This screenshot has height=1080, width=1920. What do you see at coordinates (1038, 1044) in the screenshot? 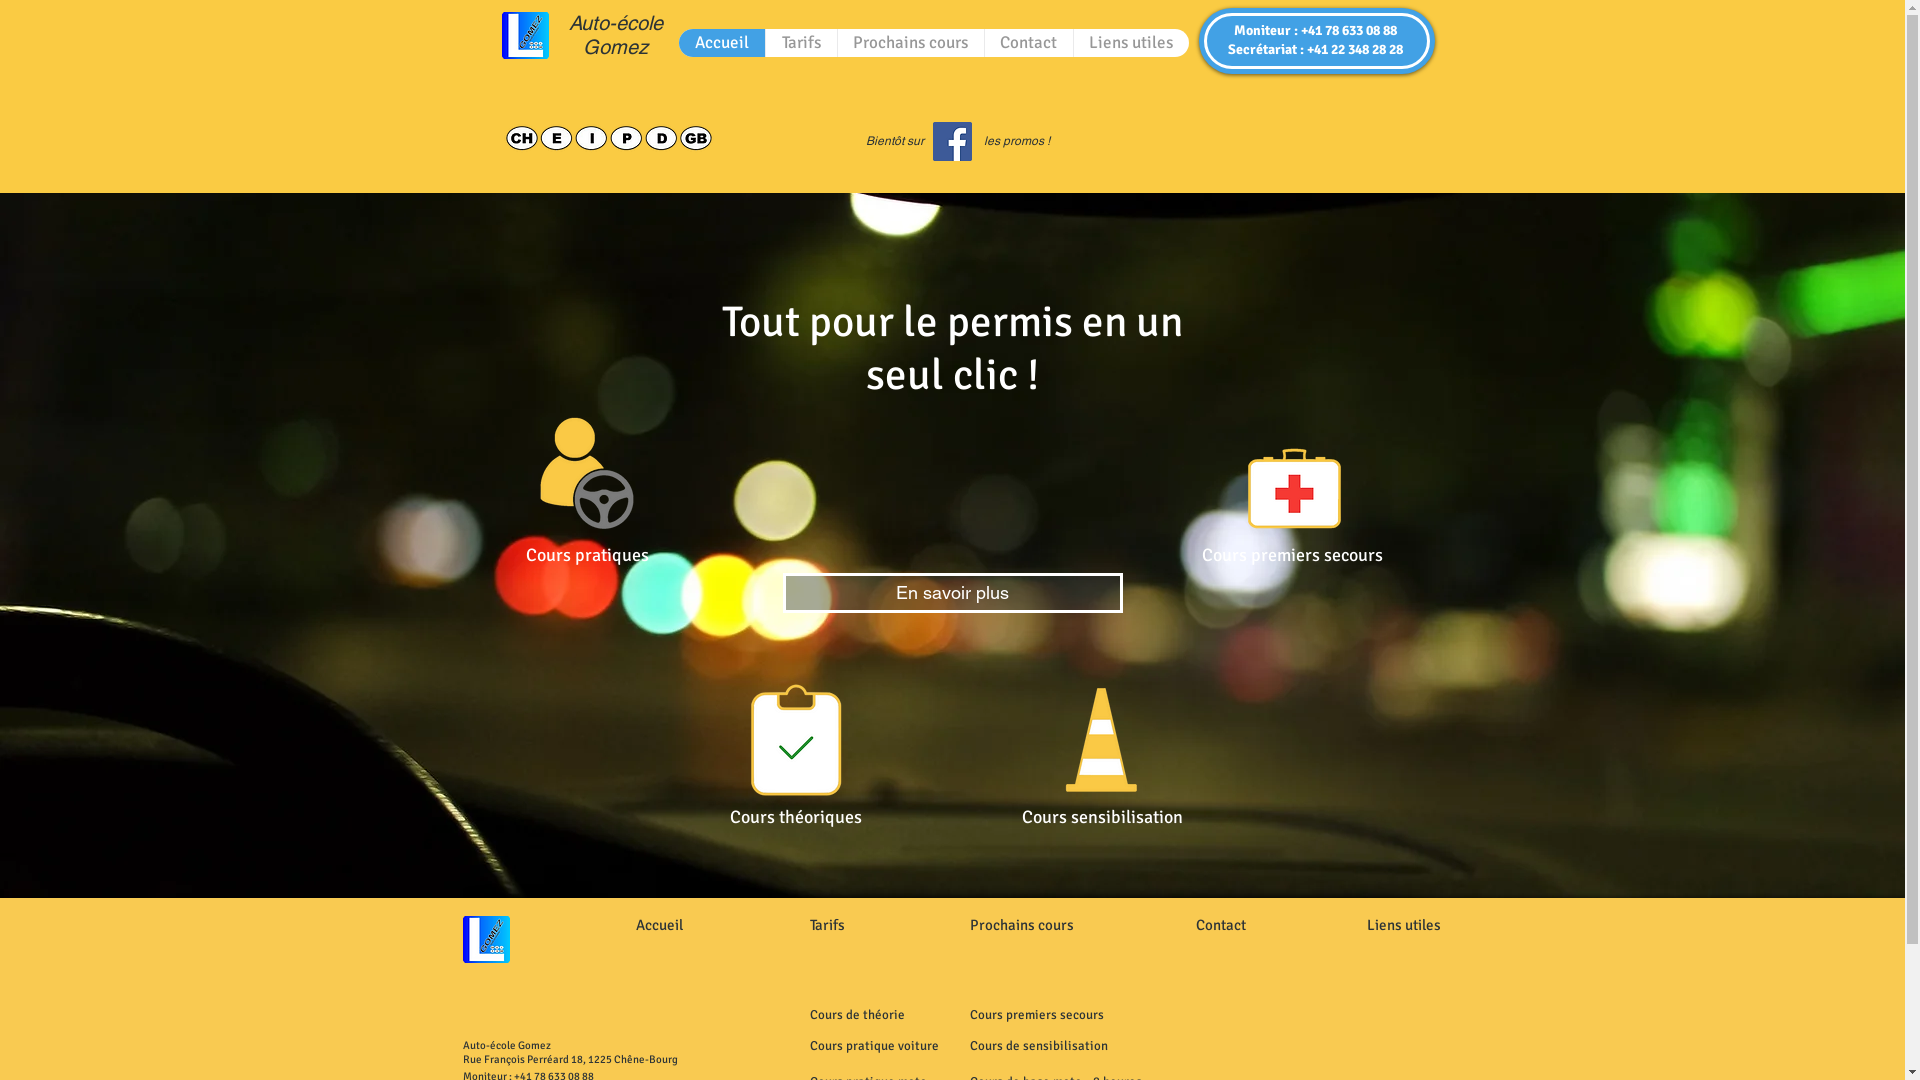
I see `'Cours de sensibilisation'` at bounding box center [1038, 1044].